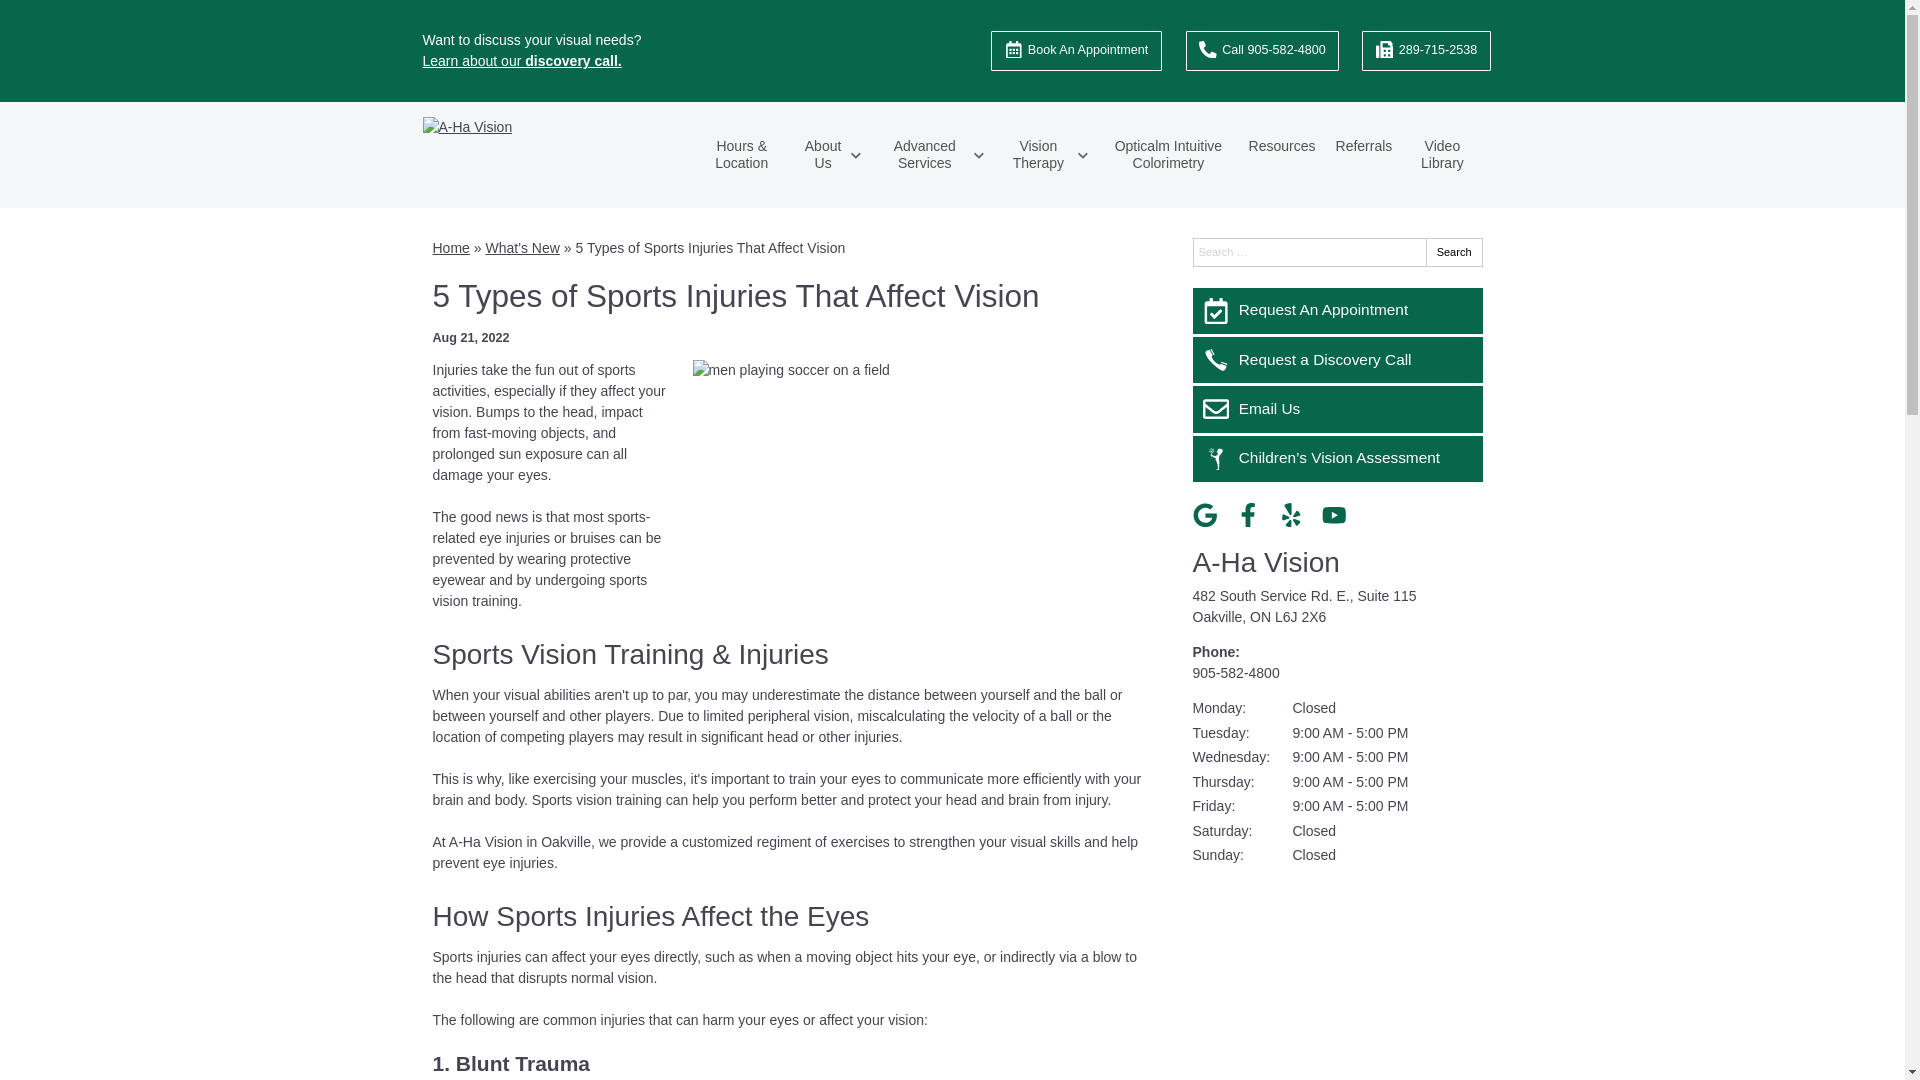  Describe the element at coordinates (1237, 145) in the screenshot. I see `'Resources'` at that location.